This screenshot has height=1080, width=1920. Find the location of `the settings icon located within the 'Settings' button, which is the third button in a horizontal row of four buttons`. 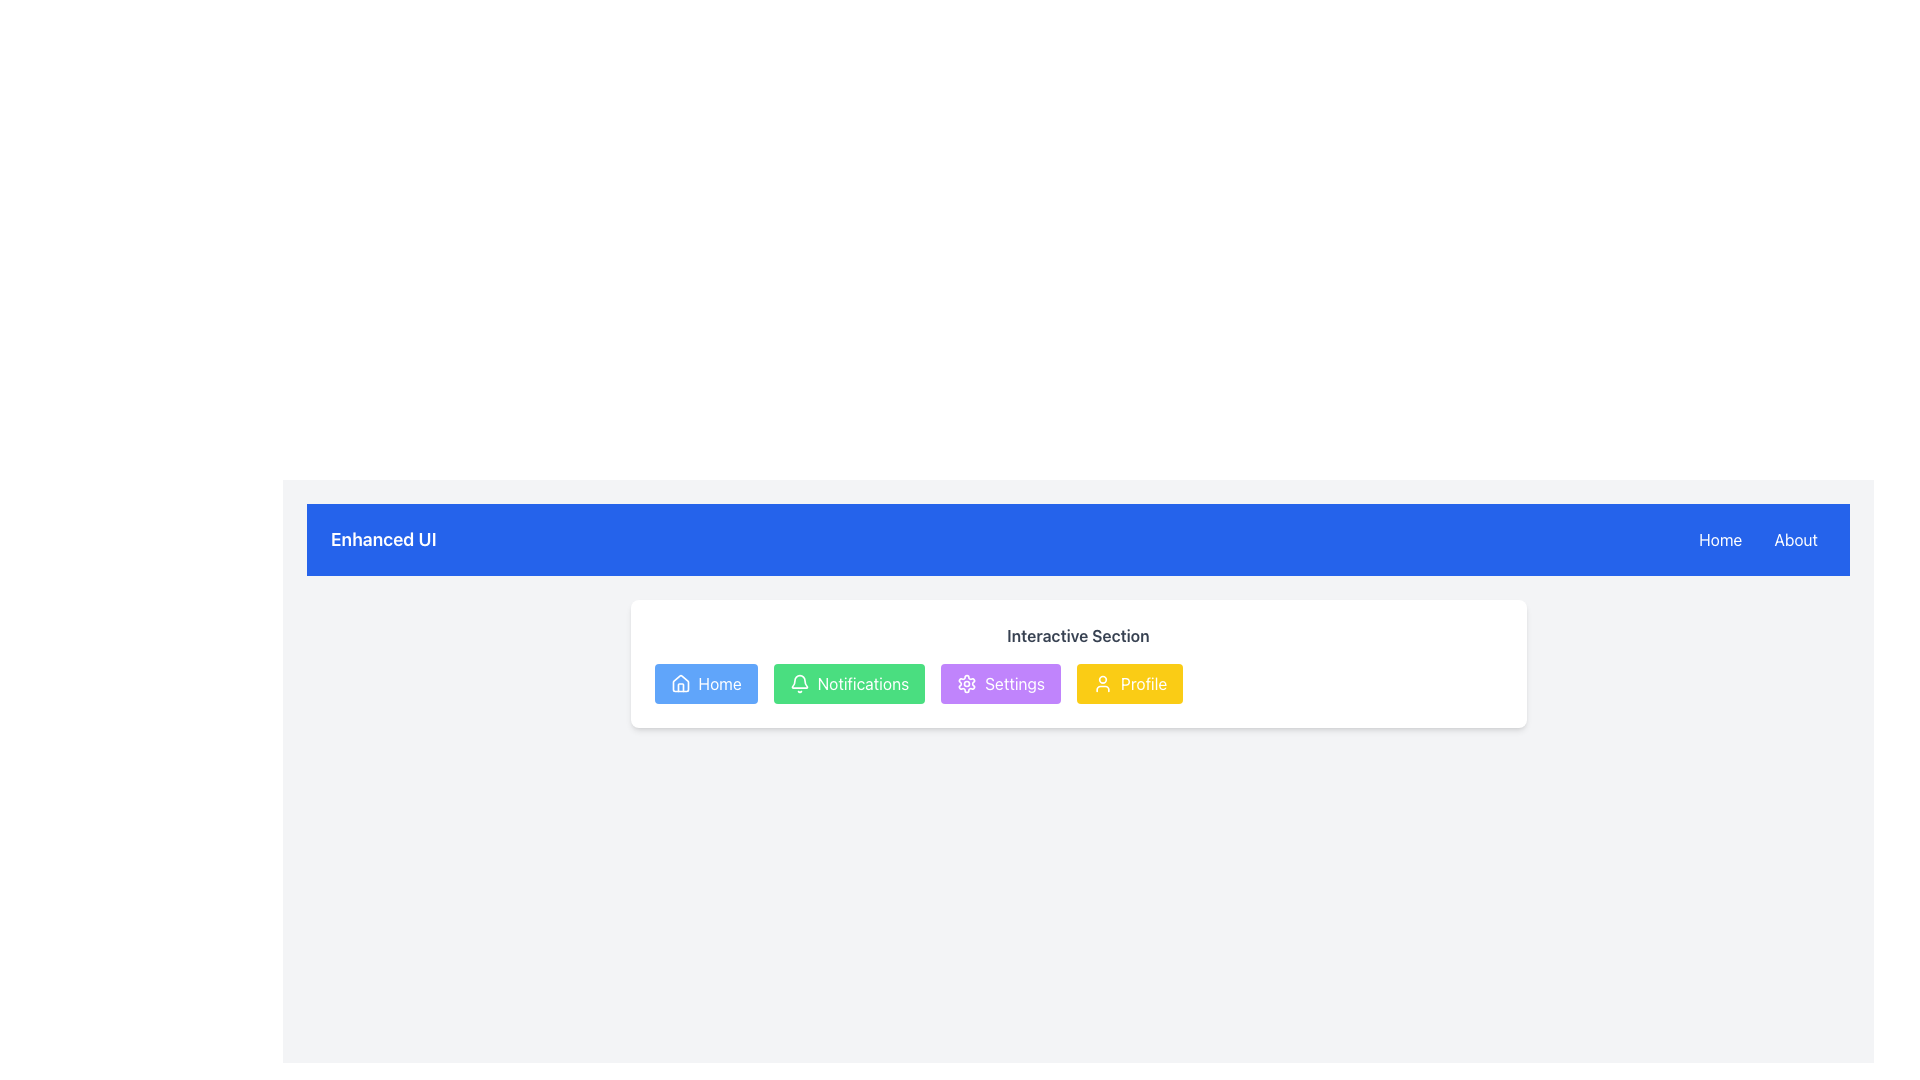

the settings icon located within the 'Settings' button, which is the third button in a horizontal row of four buttons is located at coordinates (967, 682).